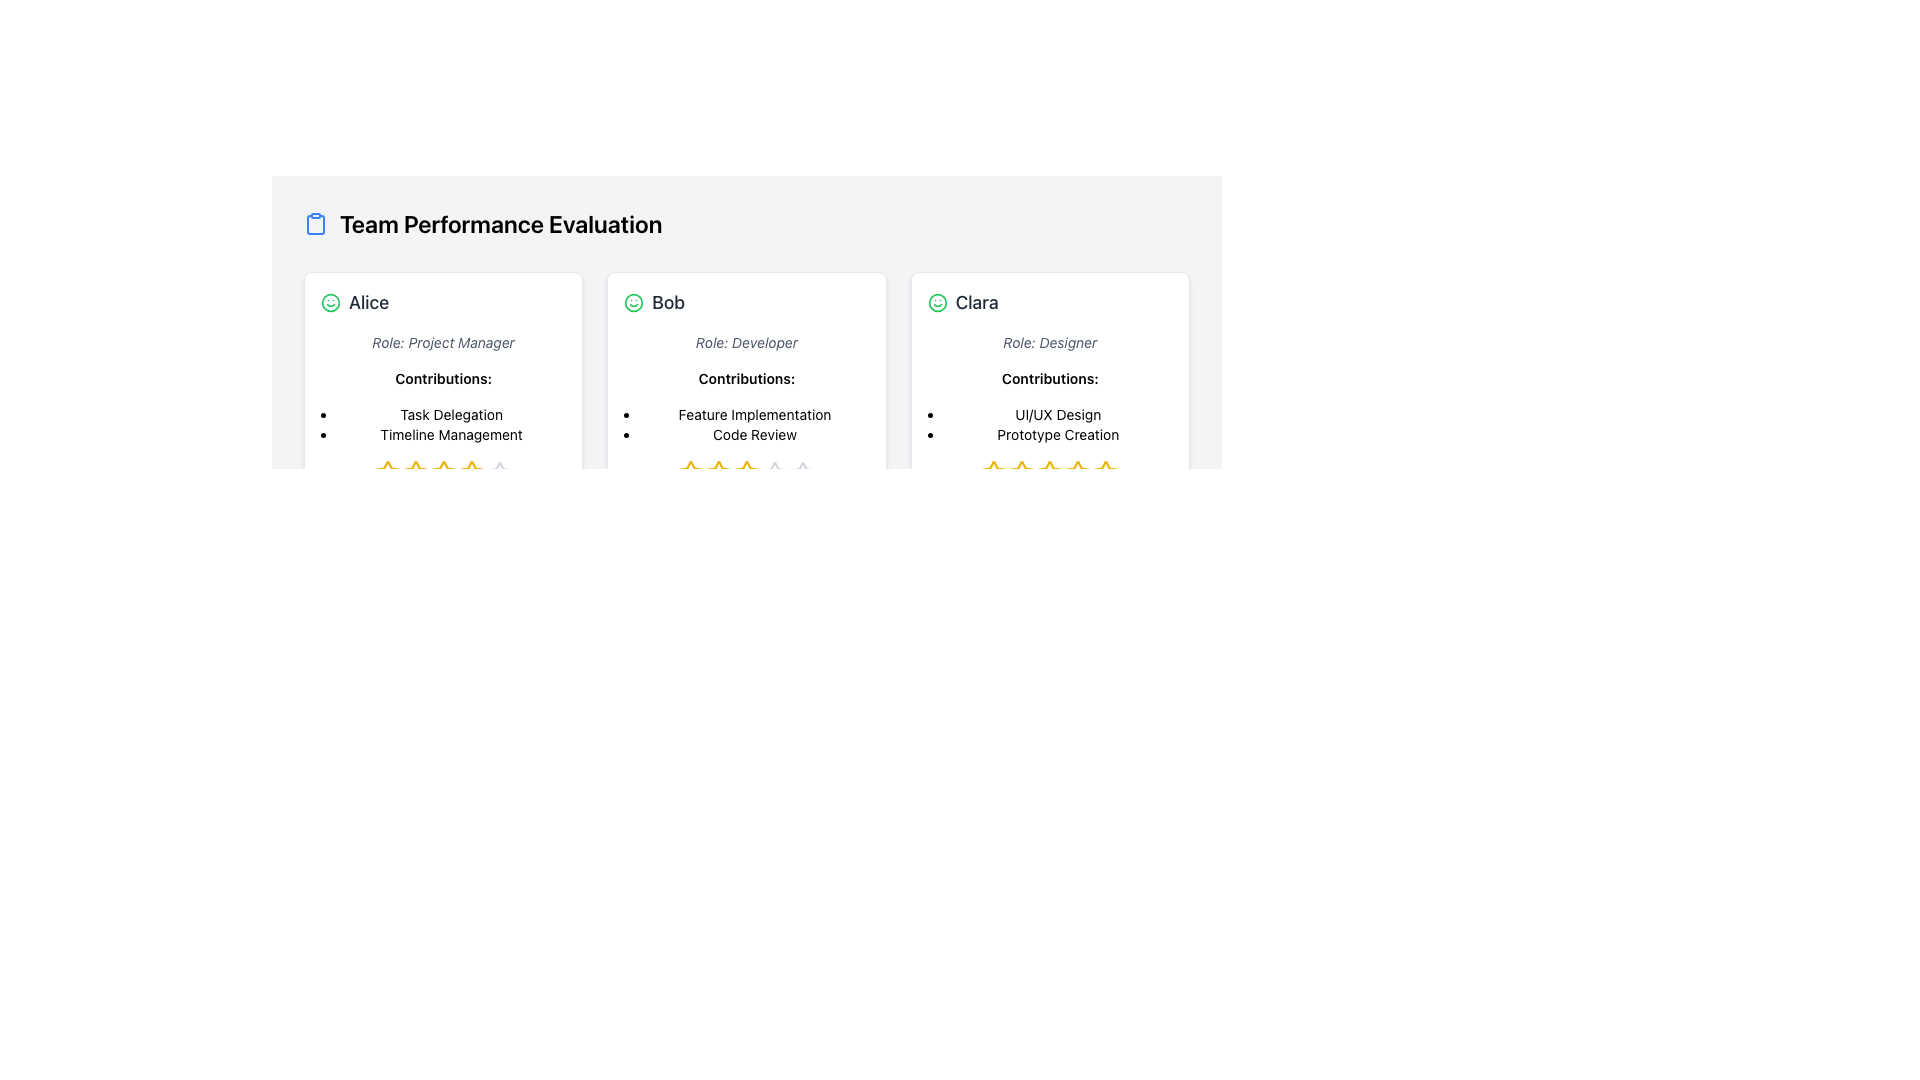  I want to click on the fourth star in the rating system under the 'Contributions' section of the 'Clara' card, so click(1022, 472).